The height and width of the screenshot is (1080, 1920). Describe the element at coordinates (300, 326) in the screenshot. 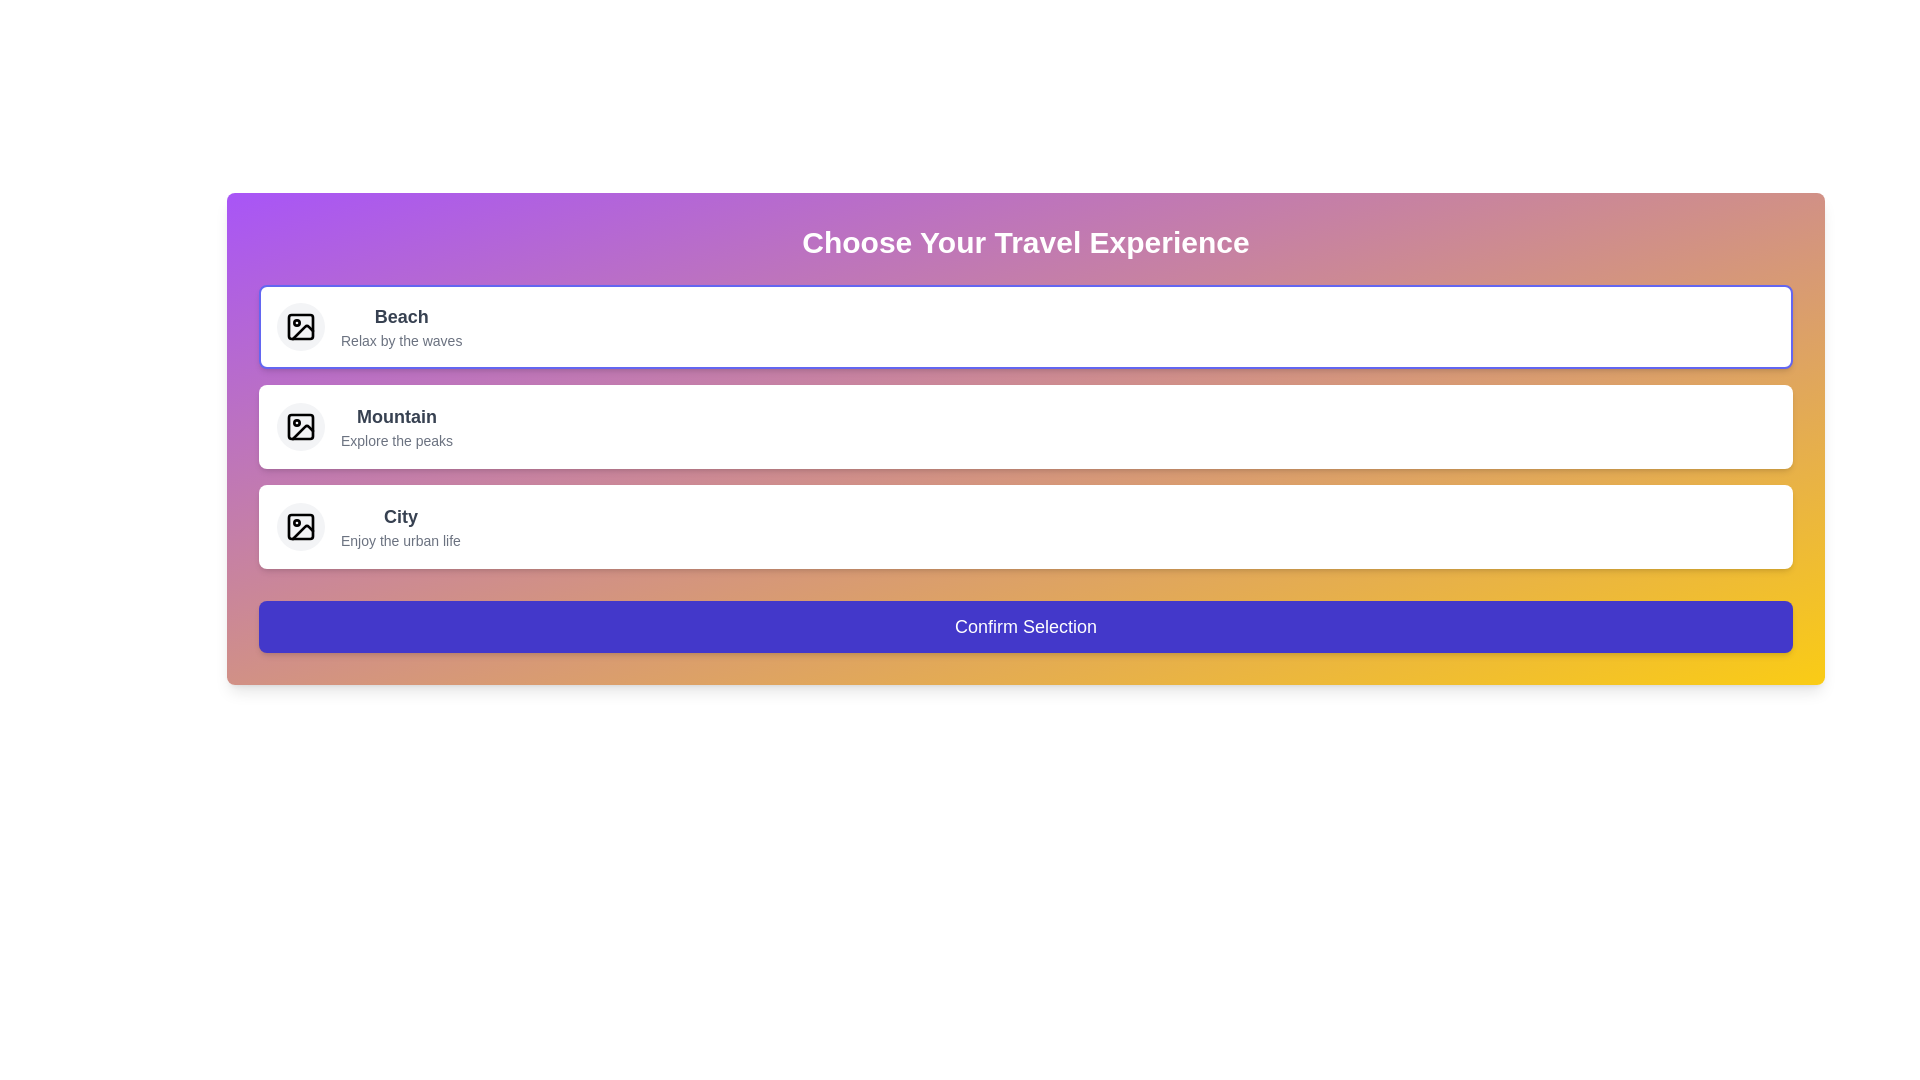

I see `the decorative icon representing the 'Beach' travel experience option, which is positioned to the left of the text 'Beach - Relax by the waves'` at that location.